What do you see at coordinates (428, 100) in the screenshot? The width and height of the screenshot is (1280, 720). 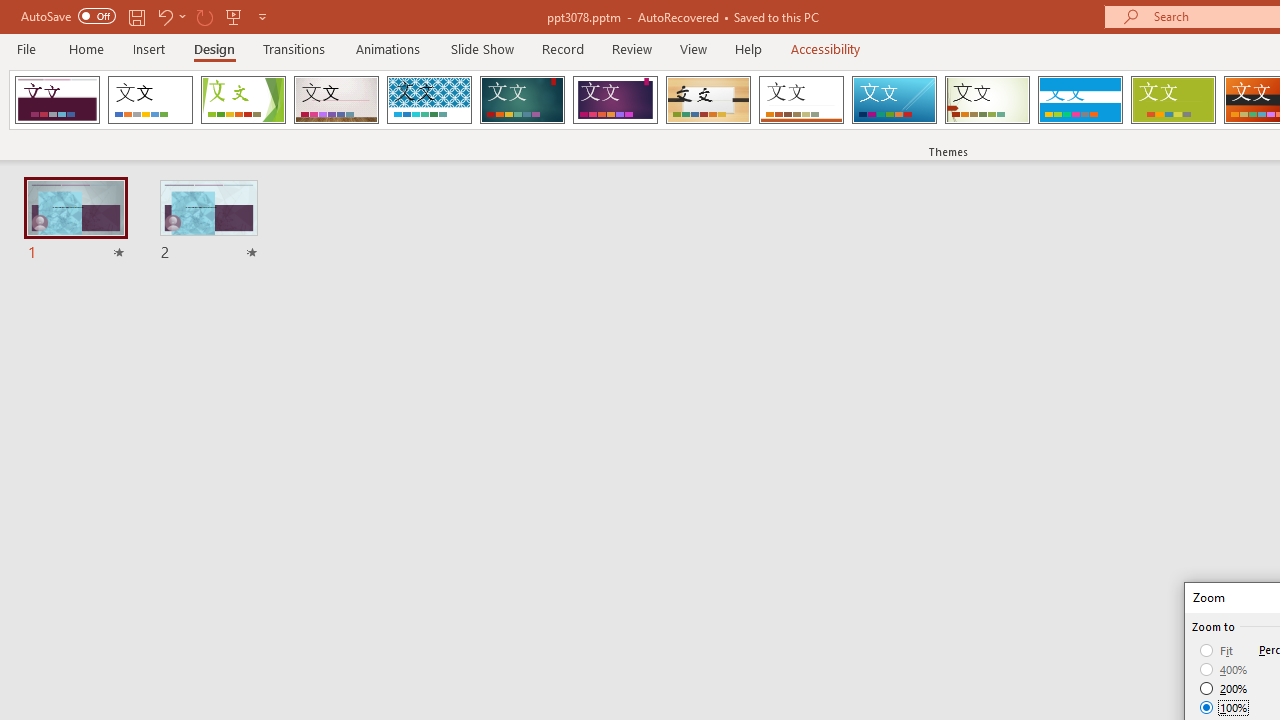 I see `'Integral'` at bounding box center [428, 100].